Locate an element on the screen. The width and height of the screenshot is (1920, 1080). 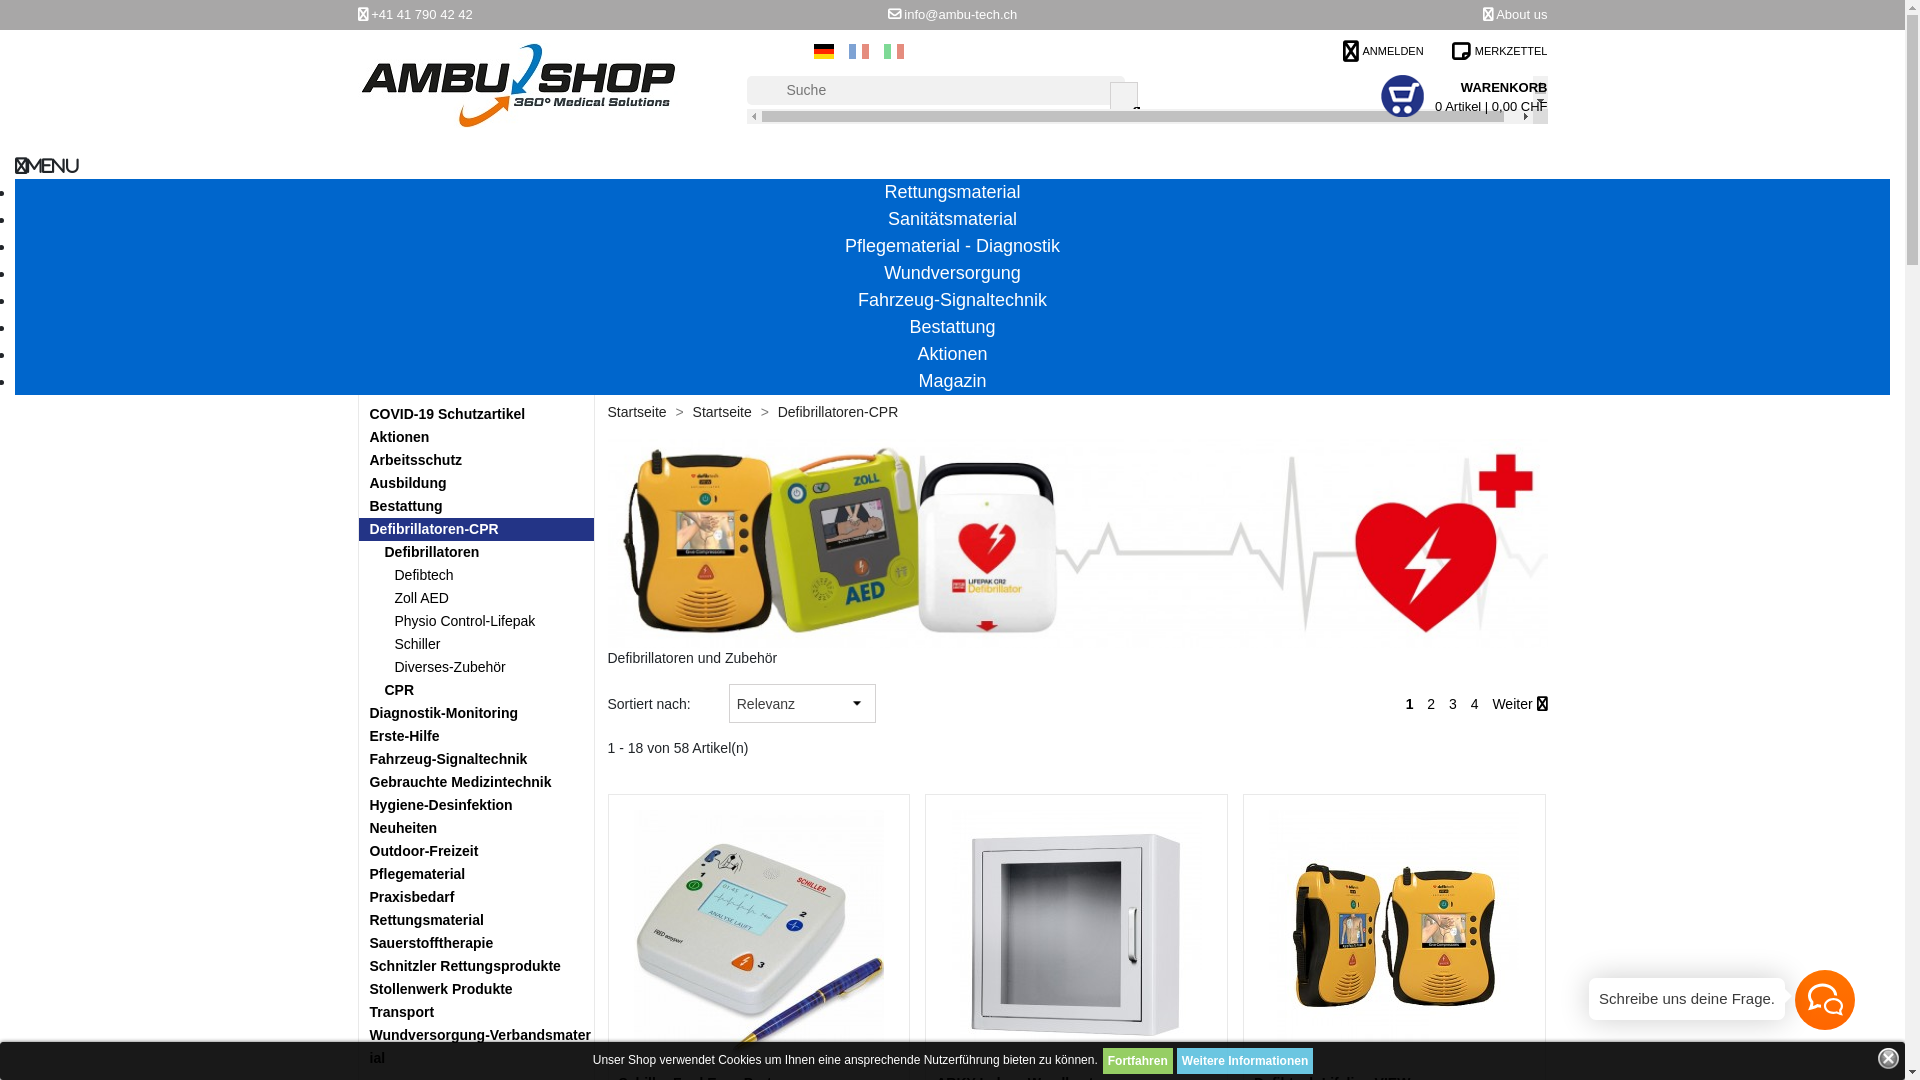
'+41 41 790 42 42' is located at coordinates (421, 14).